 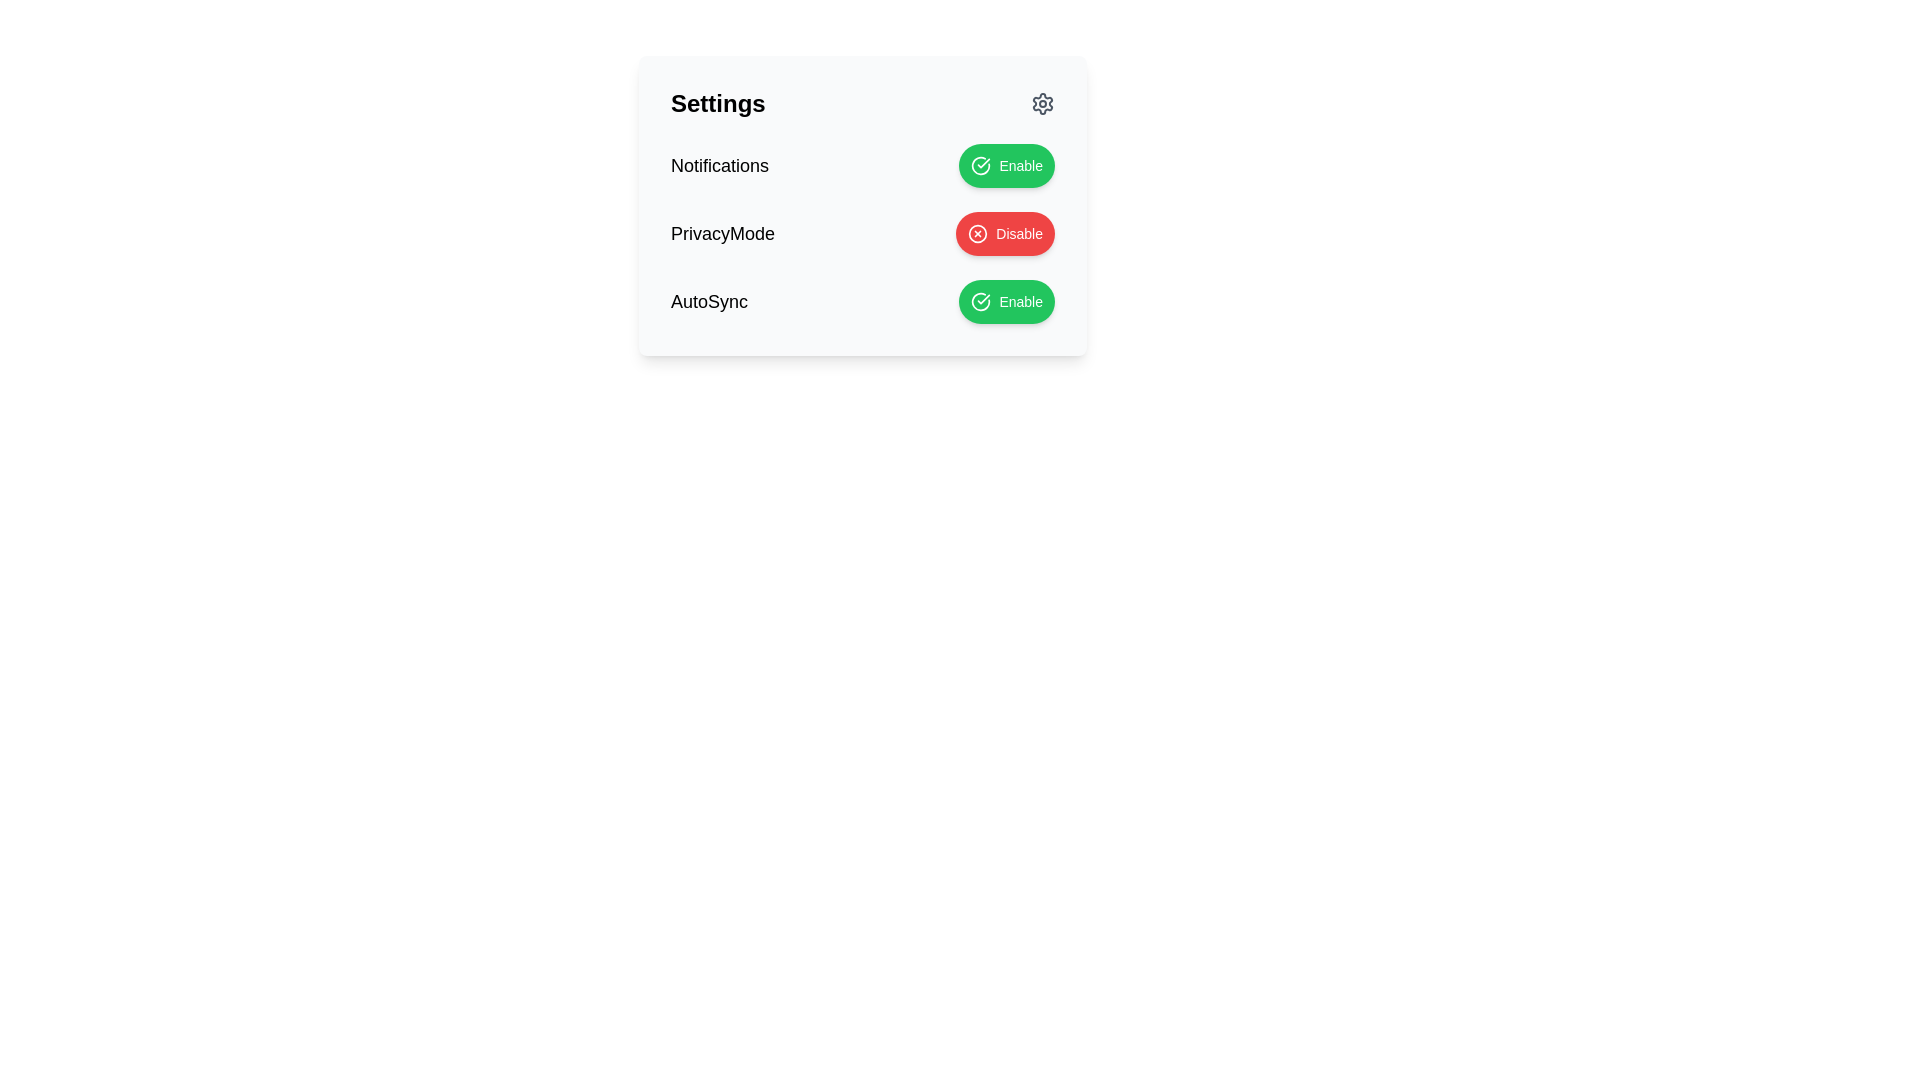 What do you see at coordinates (709, 301) in the screenshot?
I see `the Text Label that serves as a title for the related setting, which is positioned next to a green 'Enable' button` at bounding box center [709, 301].